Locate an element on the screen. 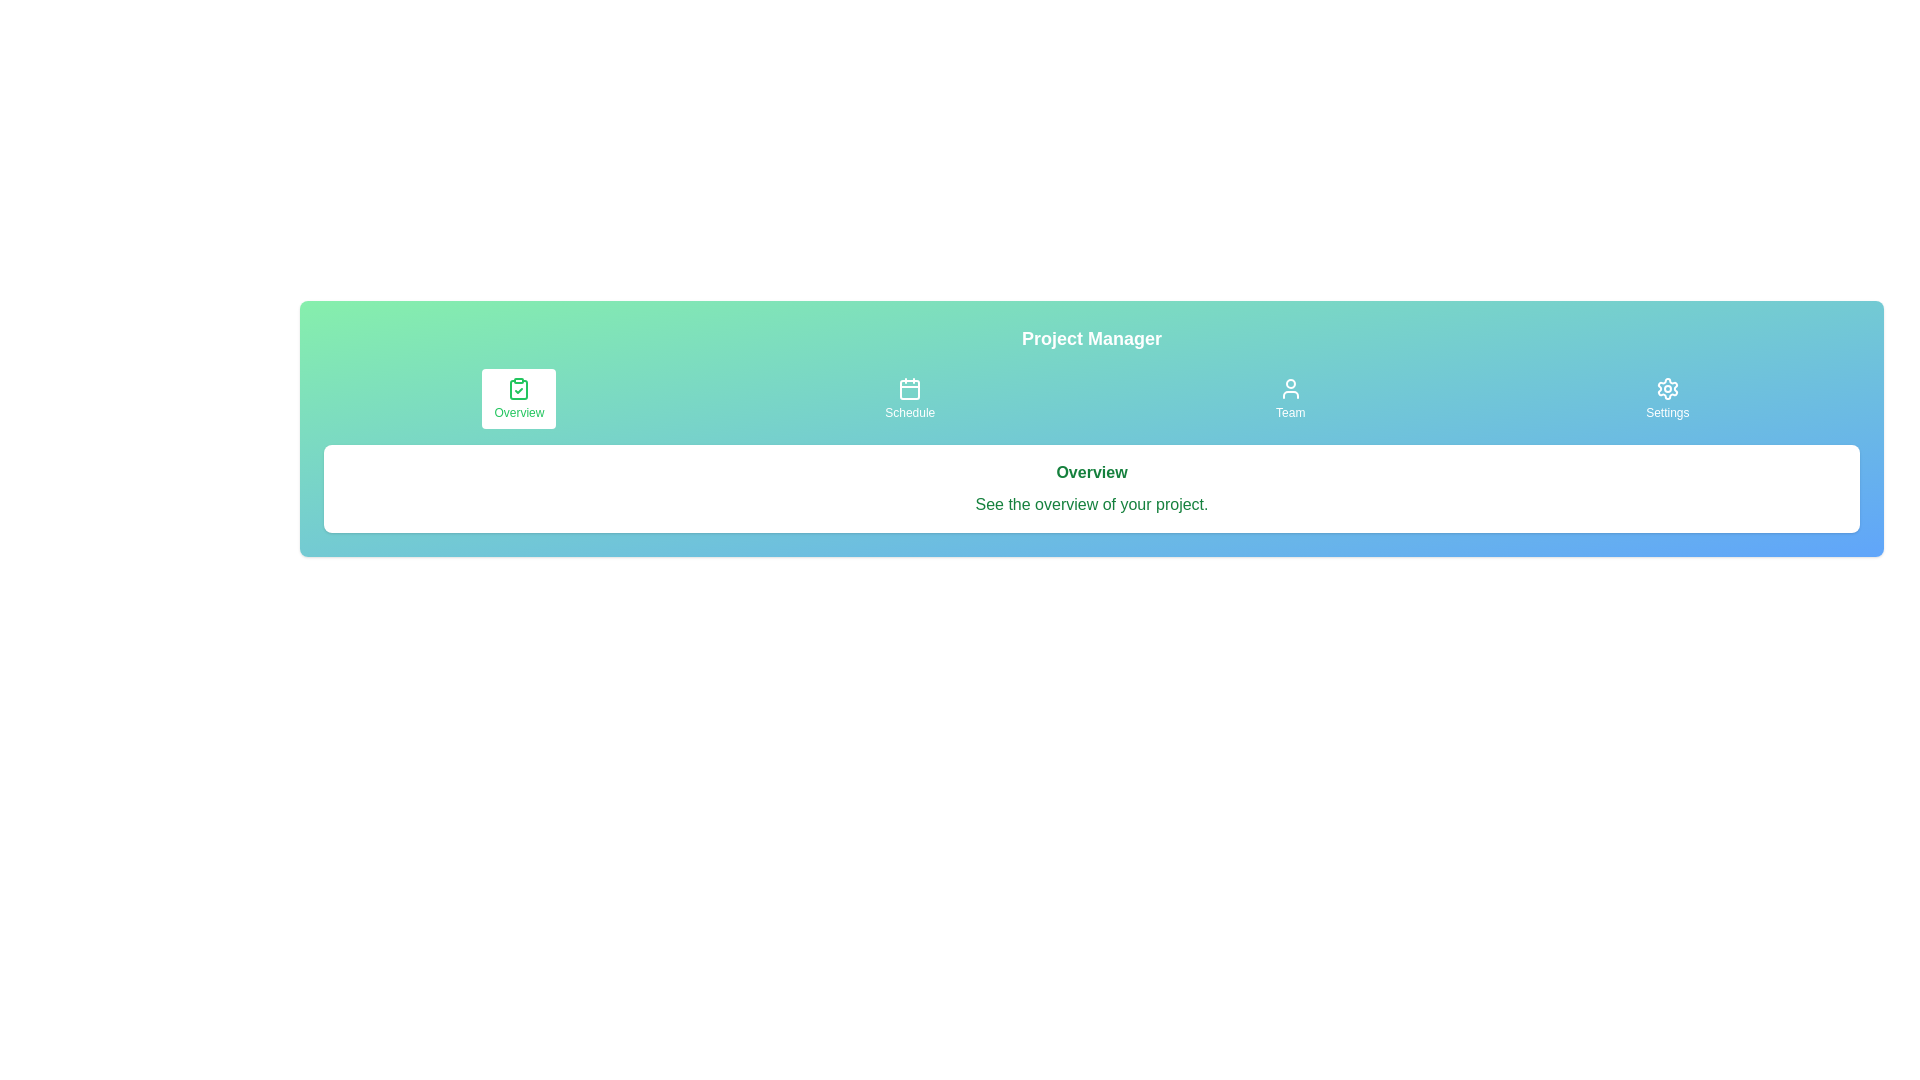 This screenshot has height=1080, width=1920. the 'Team' text label in the navigation bar, which is positioned between the 'Schedule' and 'Settings' buttons is located at coordinates (1290, 411).